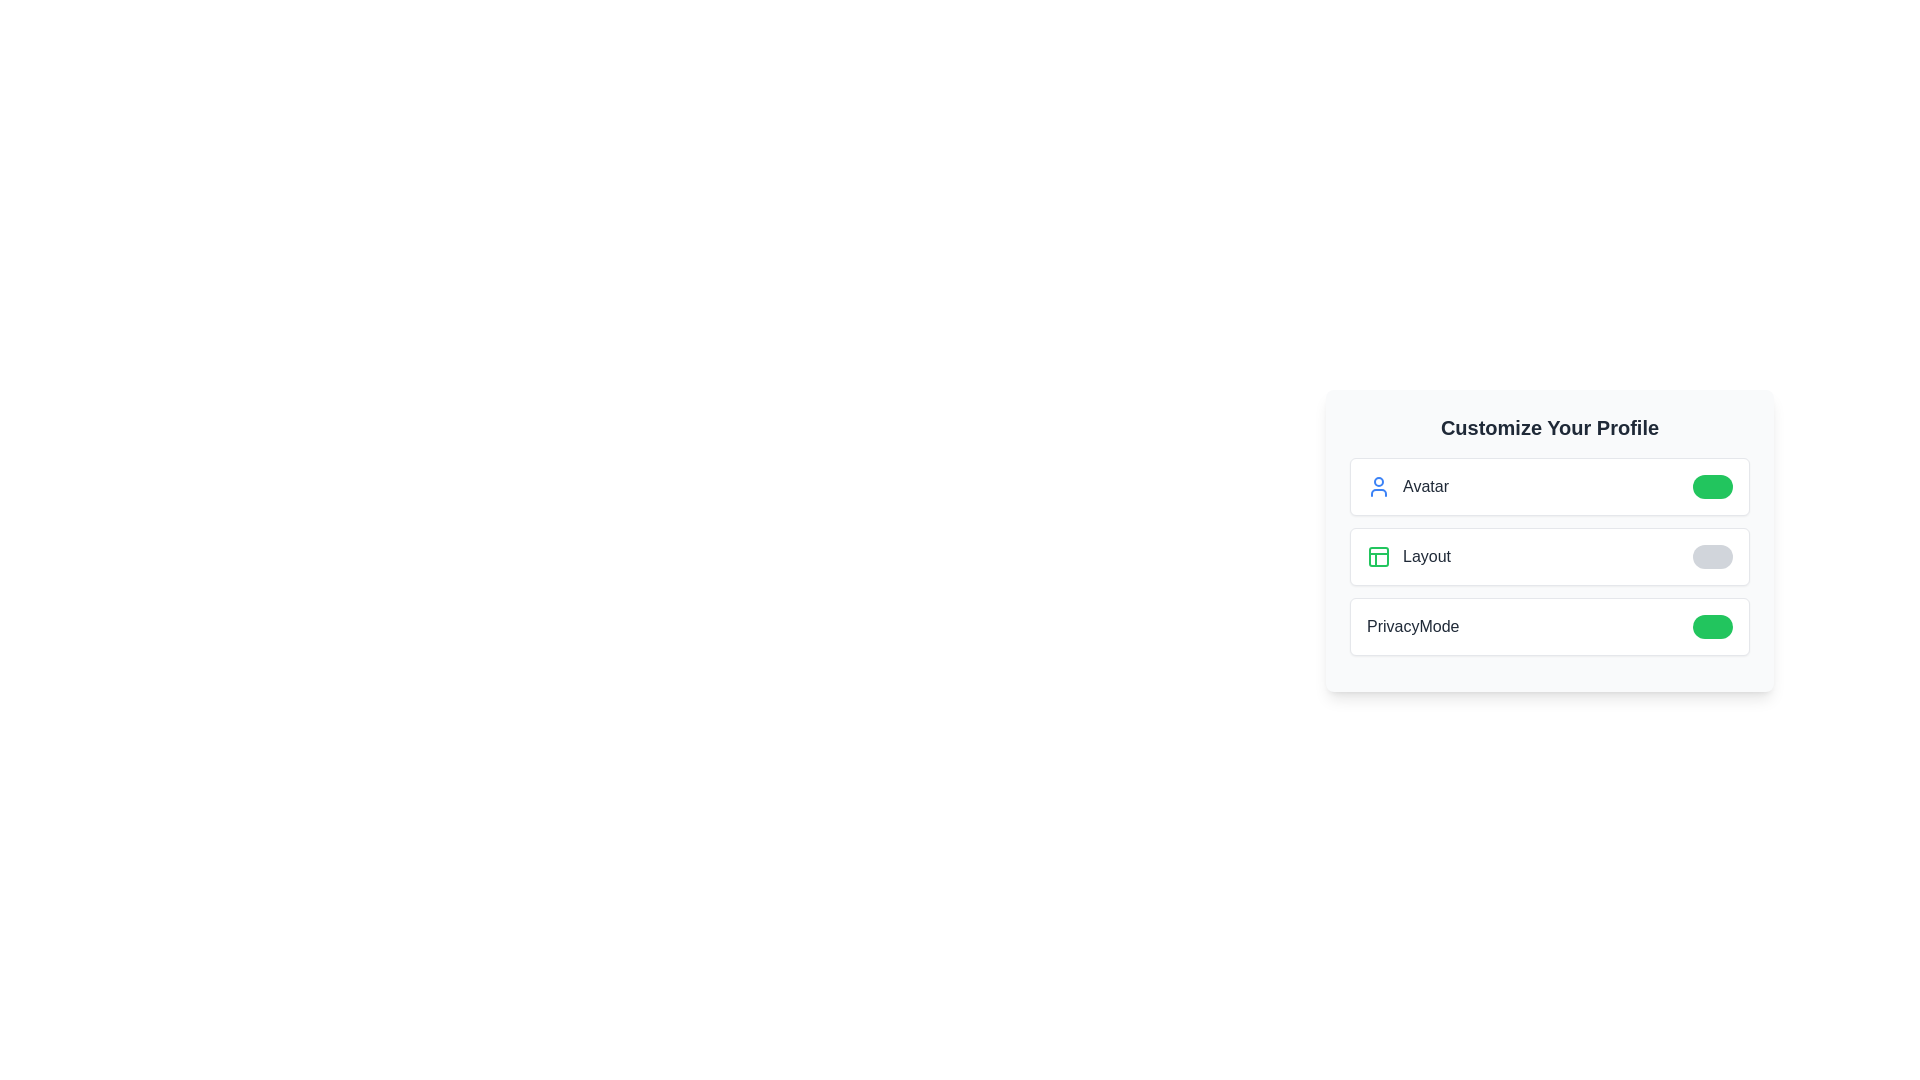 The image size is (1920, 1080). I want to click on the toggle button for the Layout feature to change its state, so click(1712, 556).